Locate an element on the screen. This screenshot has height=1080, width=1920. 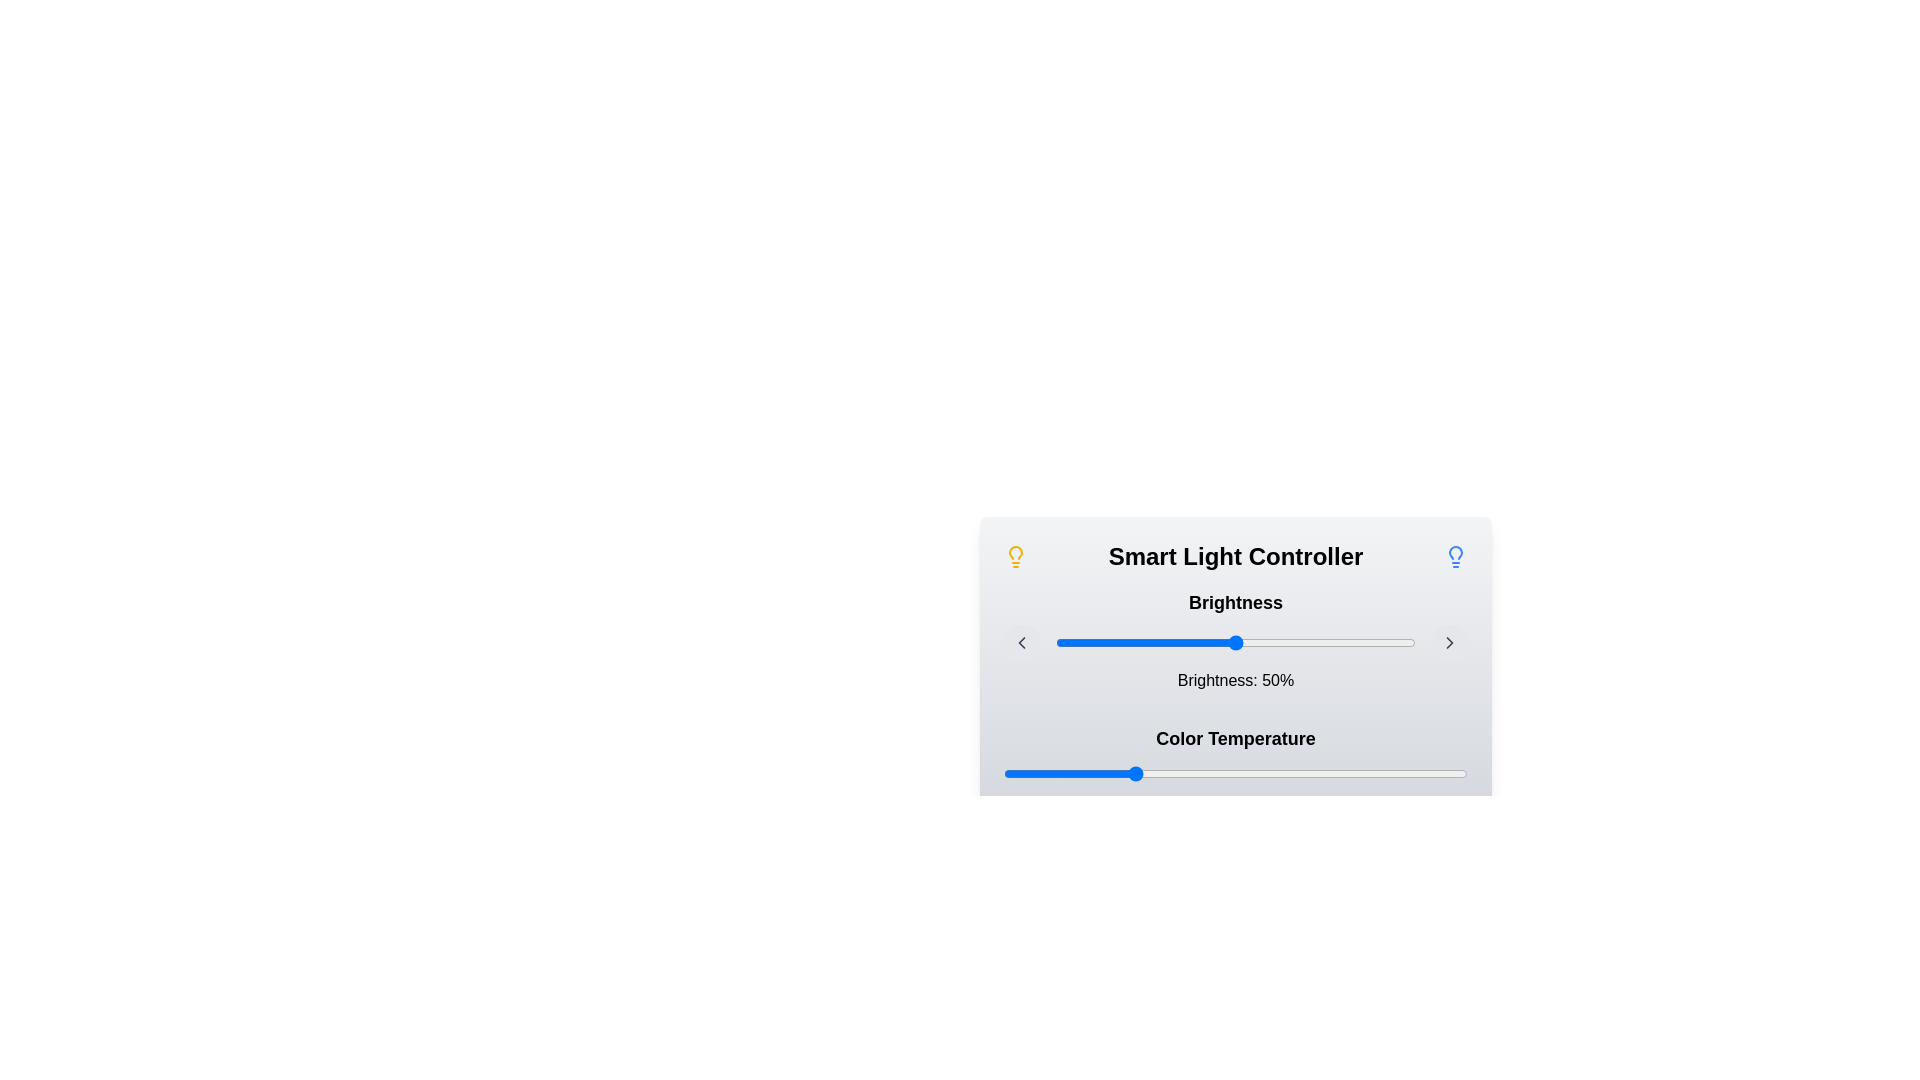
color temperature is located at coordinates (1384, 773).